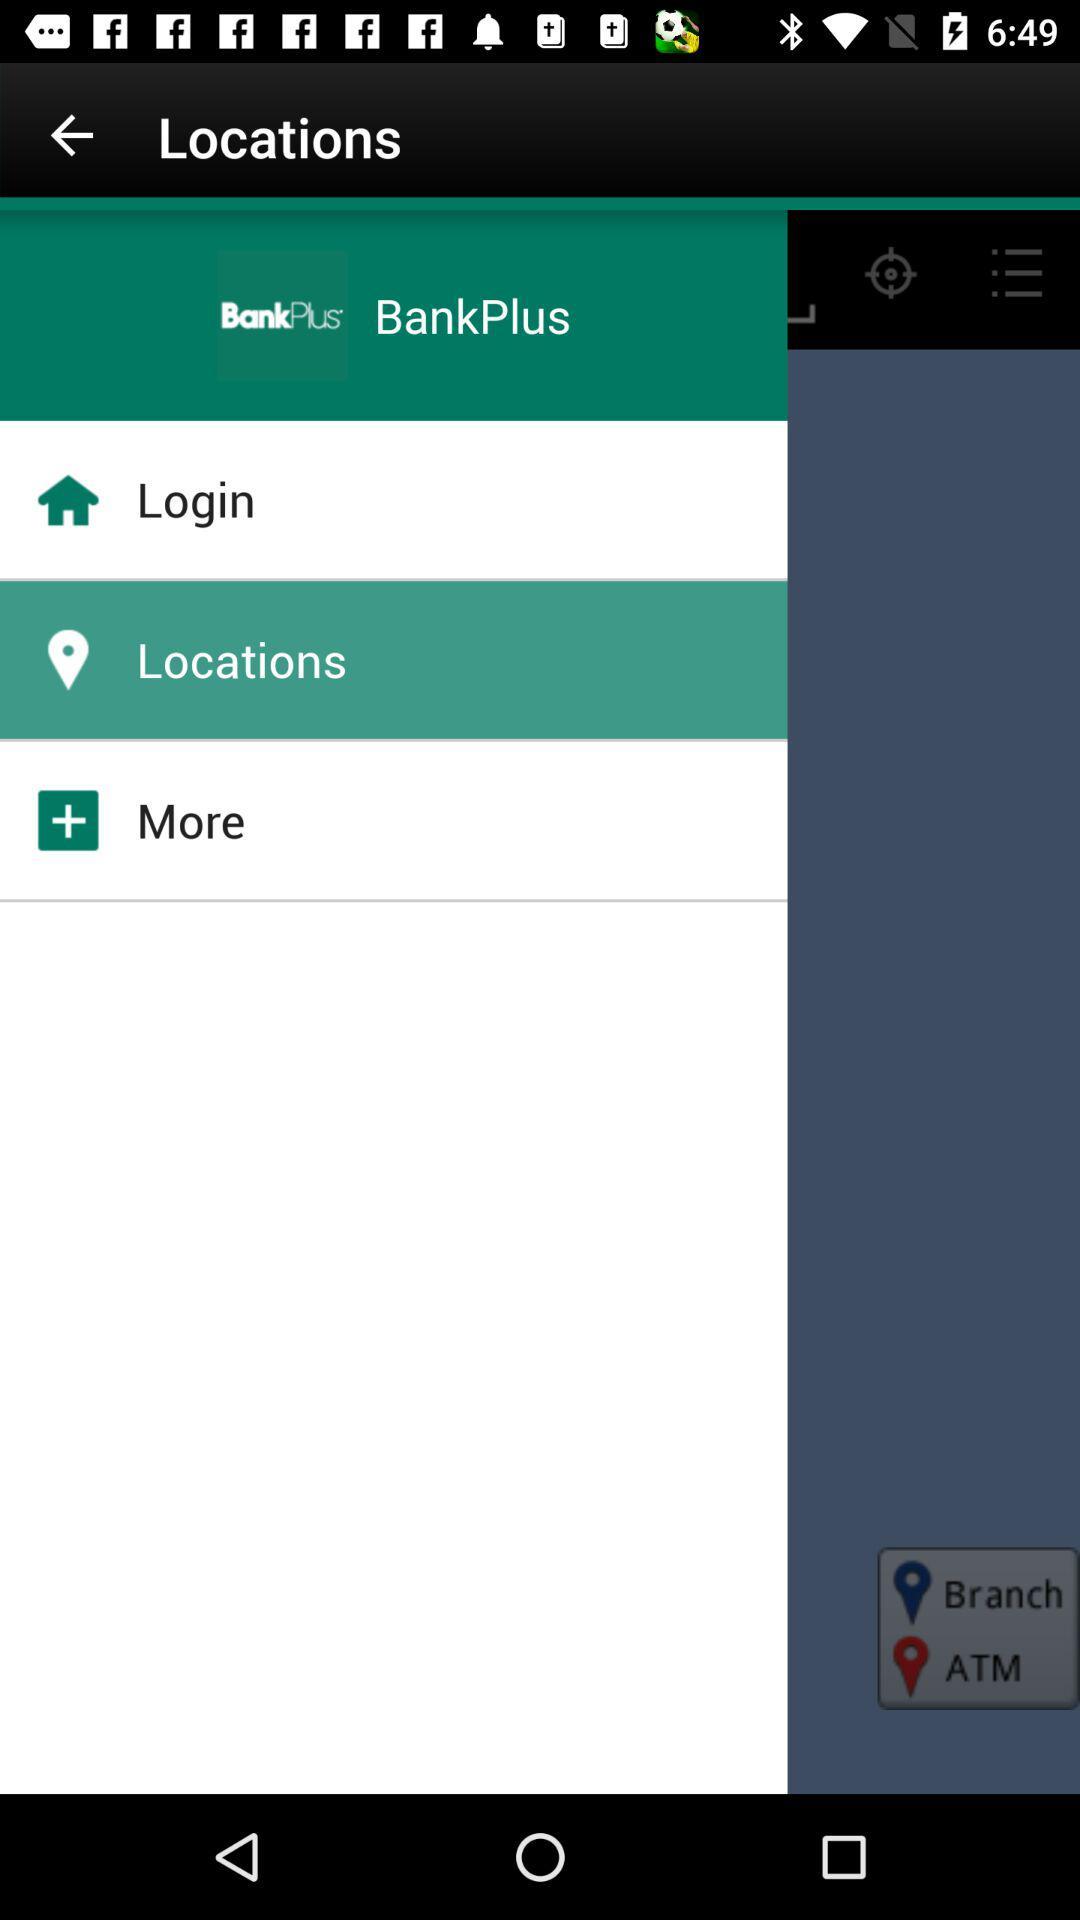 This screenshot has height=1920, width=1080. What do you see at coordinates (67, 660) in the screenshot?
I see `location icon` at bounding box center [67, 660].